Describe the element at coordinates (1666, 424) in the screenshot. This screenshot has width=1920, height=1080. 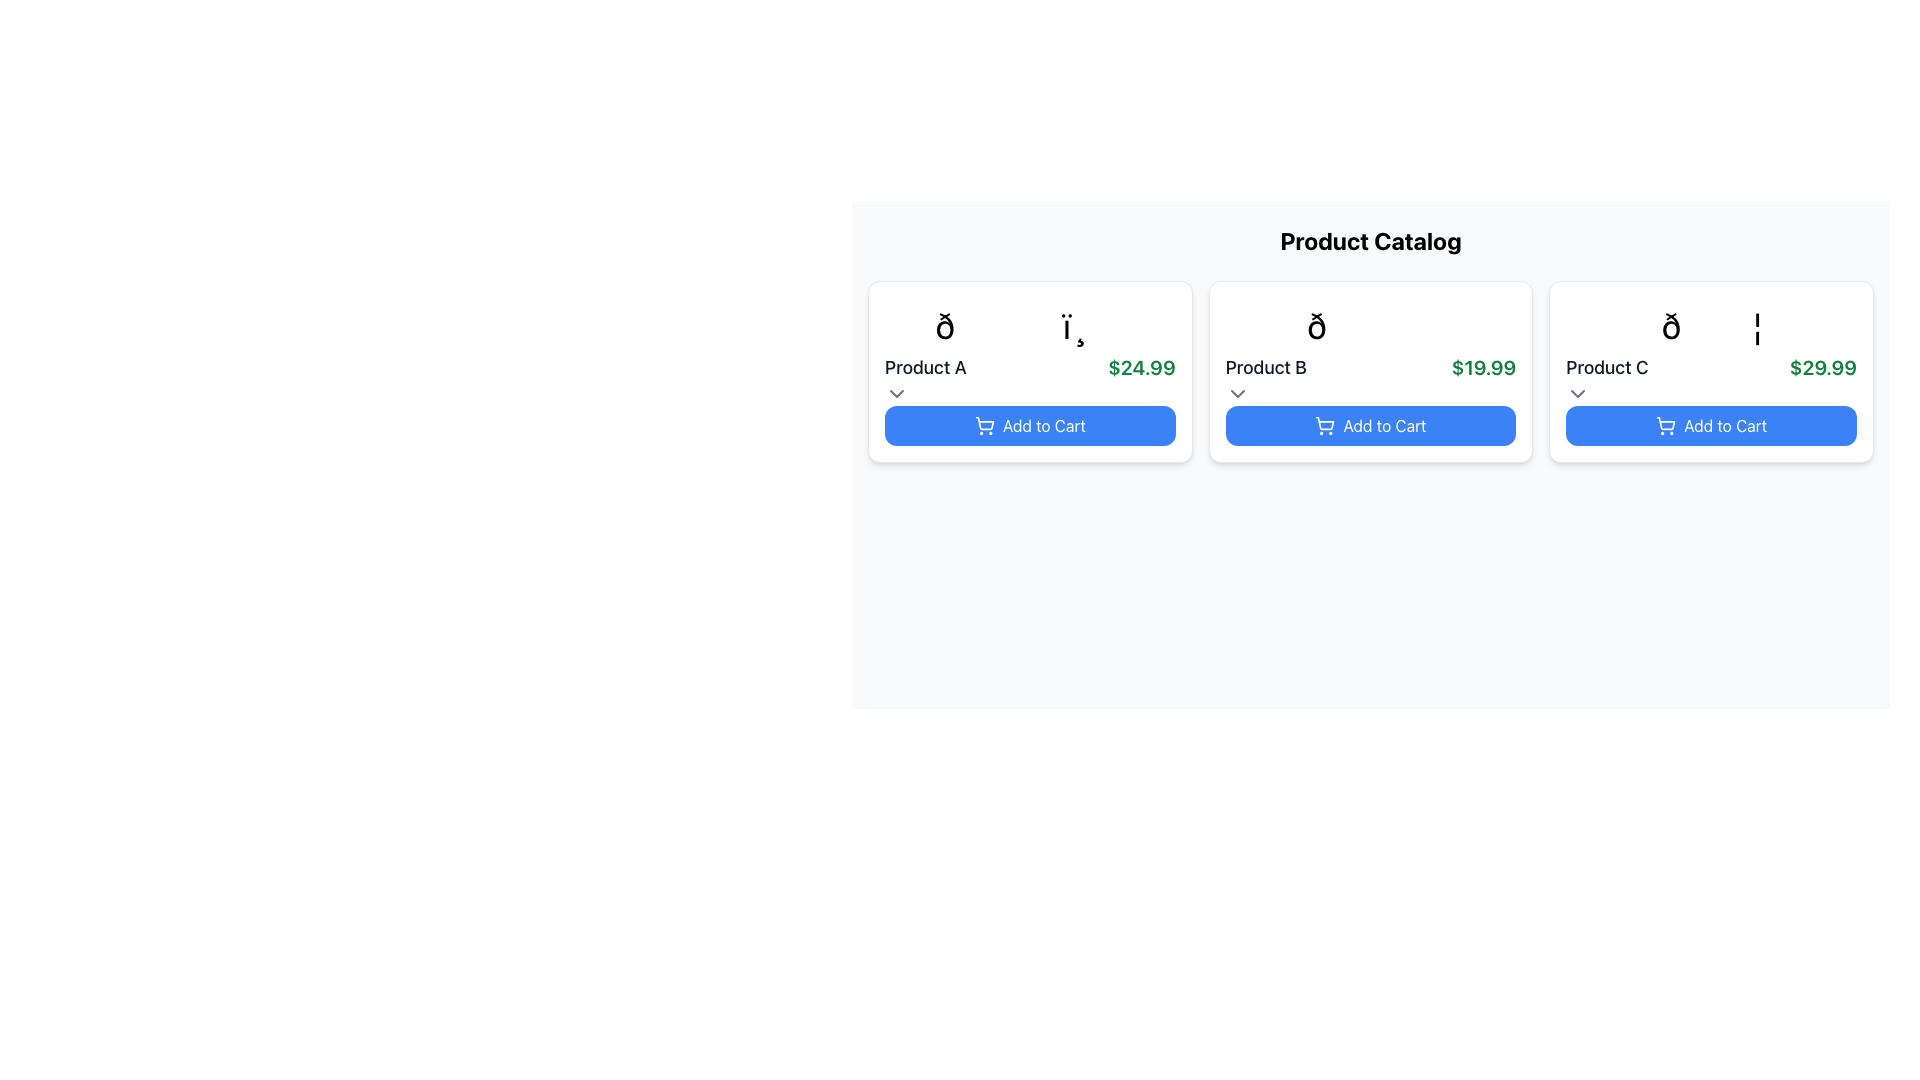
I see `the shopping cart icon on the blue 'Add to Cart' button for Product C` at that location.